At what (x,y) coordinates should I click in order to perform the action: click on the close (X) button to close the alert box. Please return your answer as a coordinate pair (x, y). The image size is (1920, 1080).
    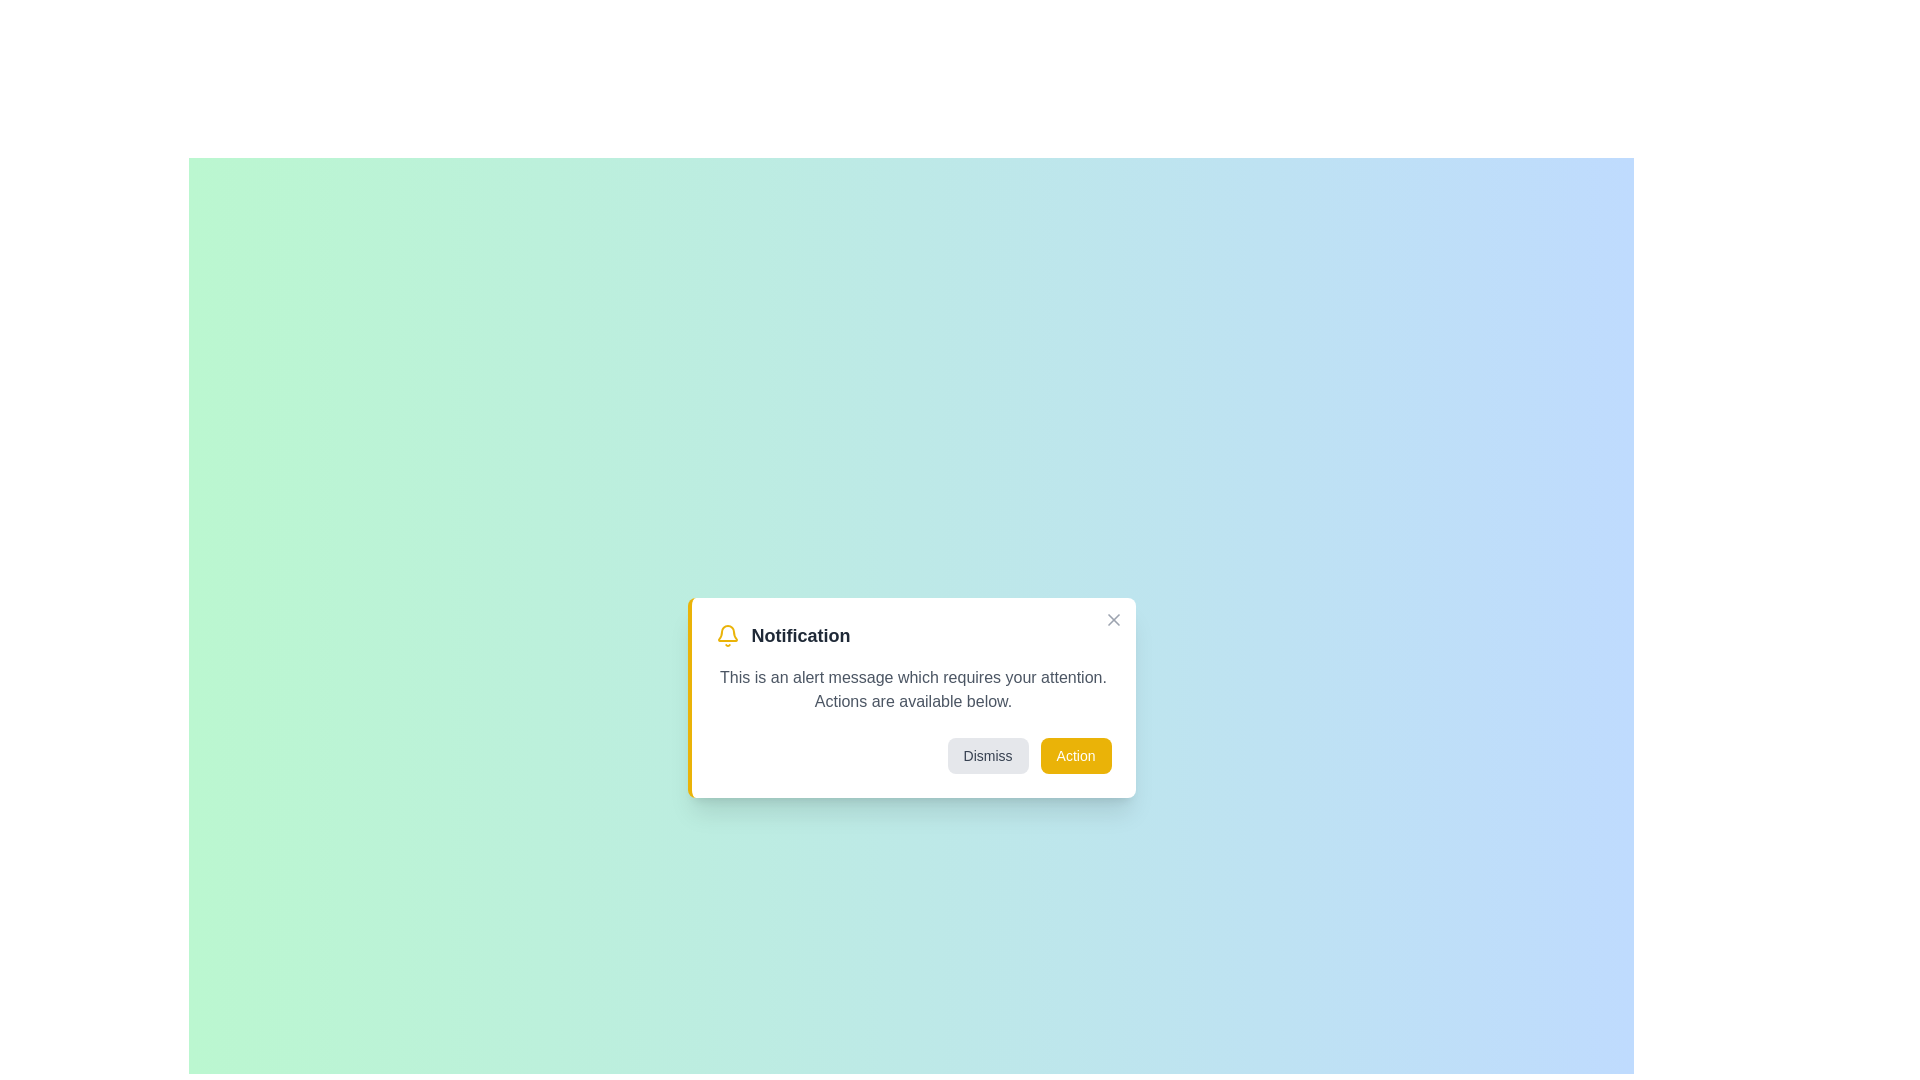
    Looking at the image, I should click on (1112, 619).